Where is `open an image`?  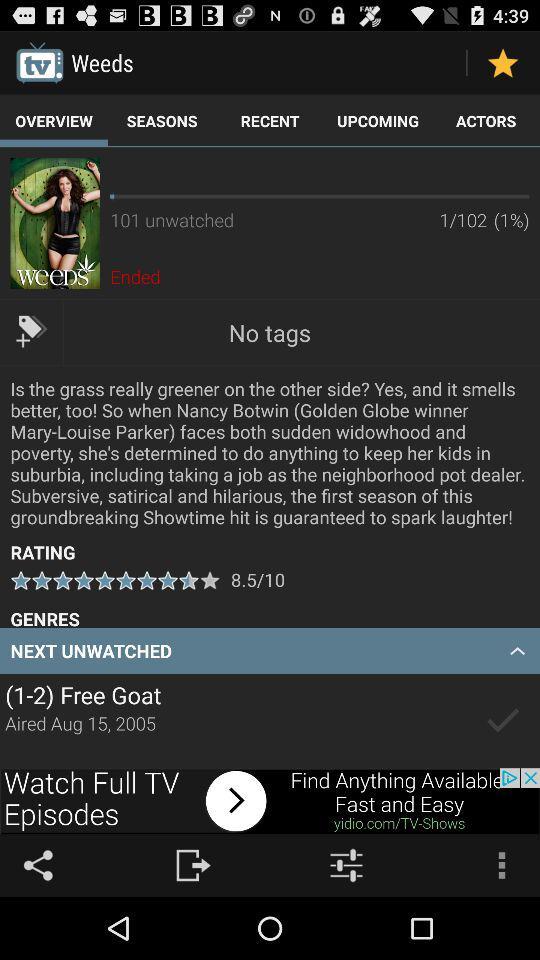 open an image is located at coordinates (55, 223).